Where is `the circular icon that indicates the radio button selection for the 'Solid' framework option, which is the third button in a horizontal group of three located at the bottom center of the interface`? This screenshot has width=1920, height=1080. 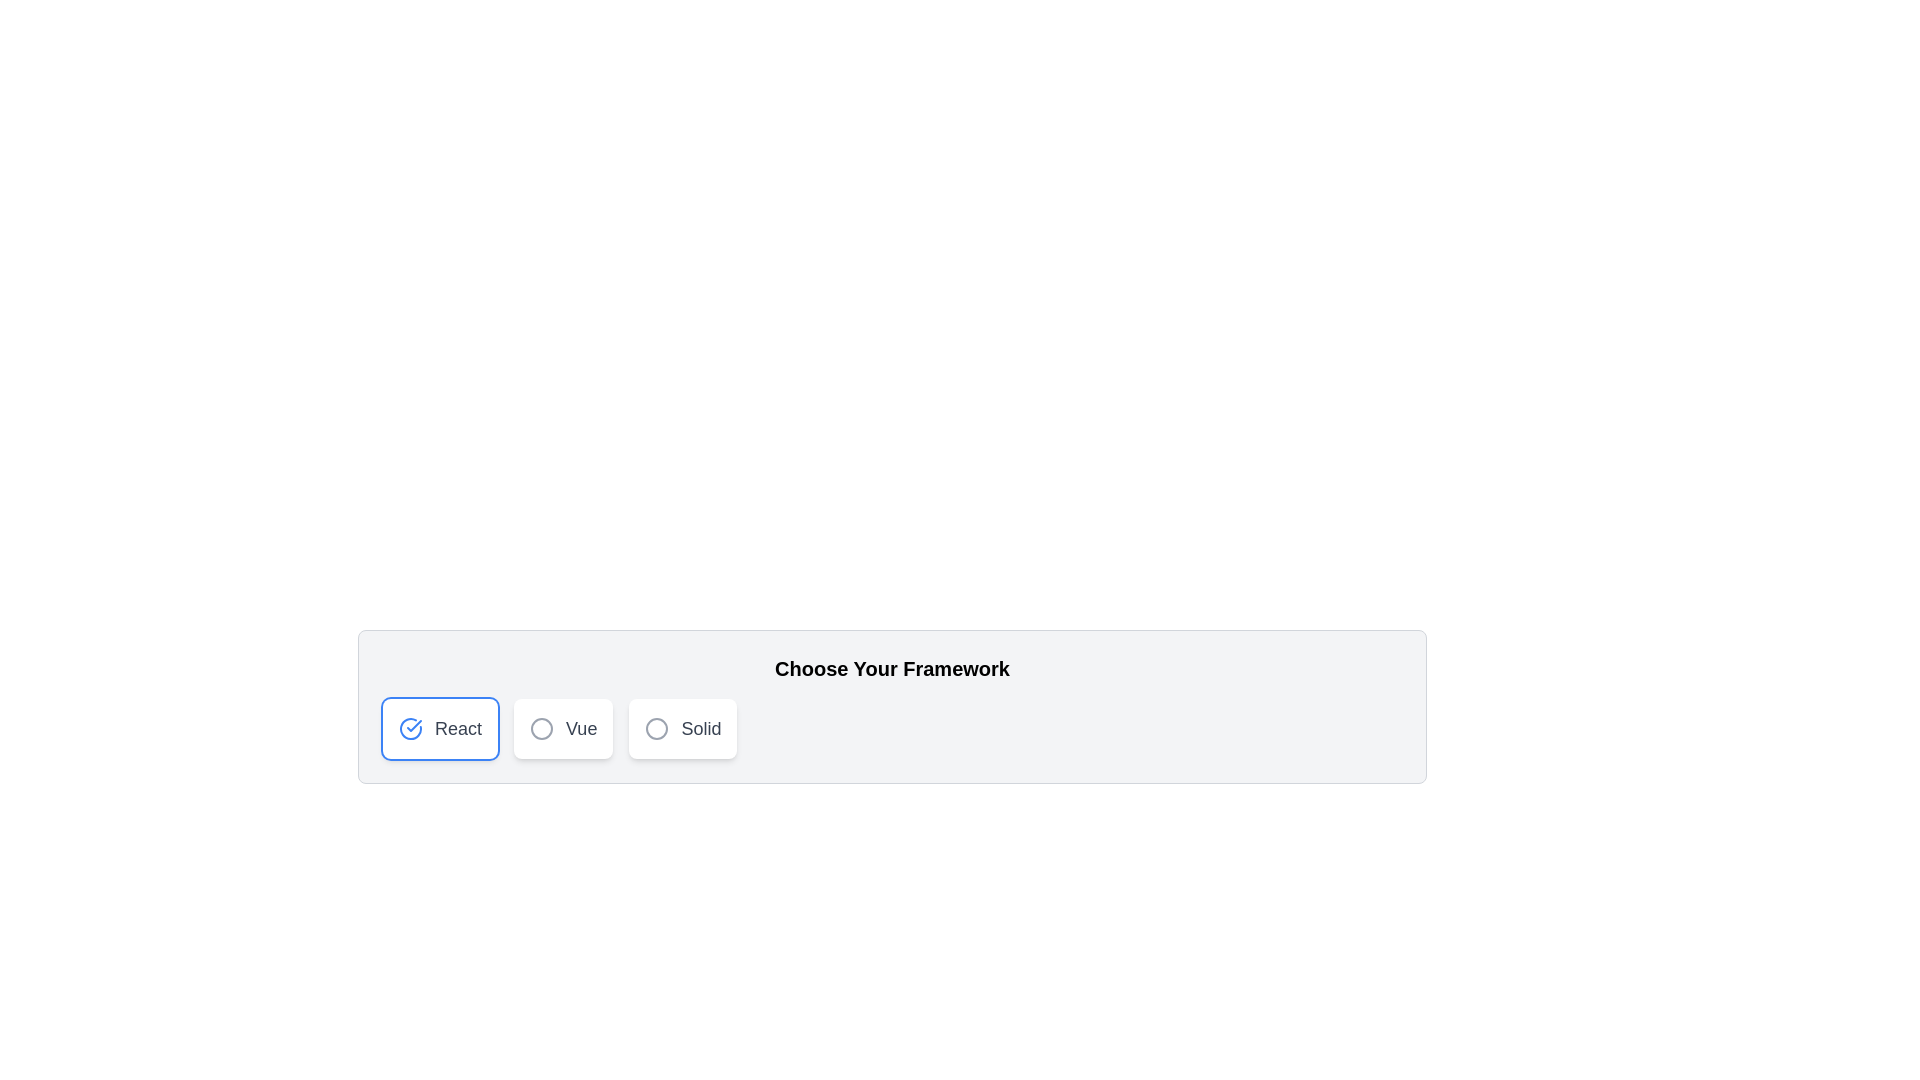
the circular icon that indicates the radio button selection for the 'Solid' framework option, which is the third button in a horizontal group of three located at the bottom center of the interface is located at coordinates (657, 729).